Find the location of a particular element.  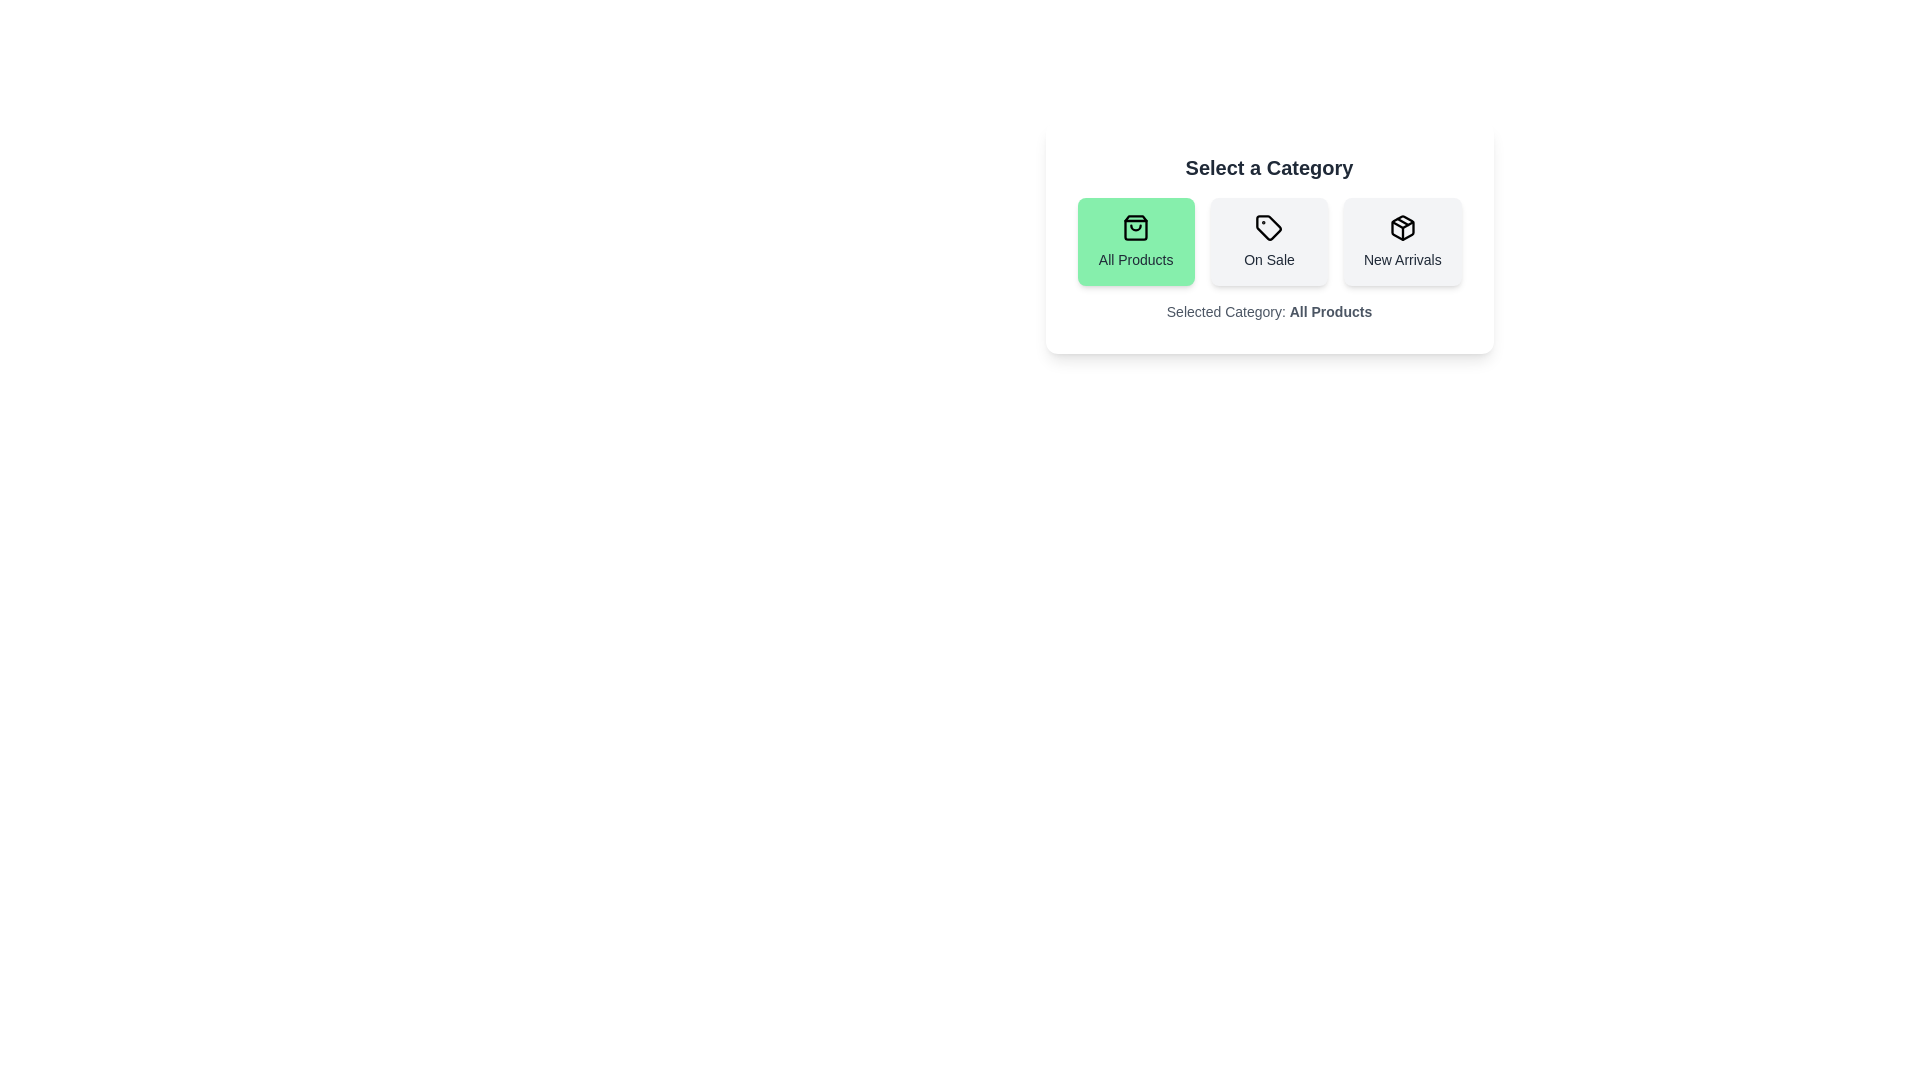

the category button labeled On Sale is located at coordinates (1268, 241).